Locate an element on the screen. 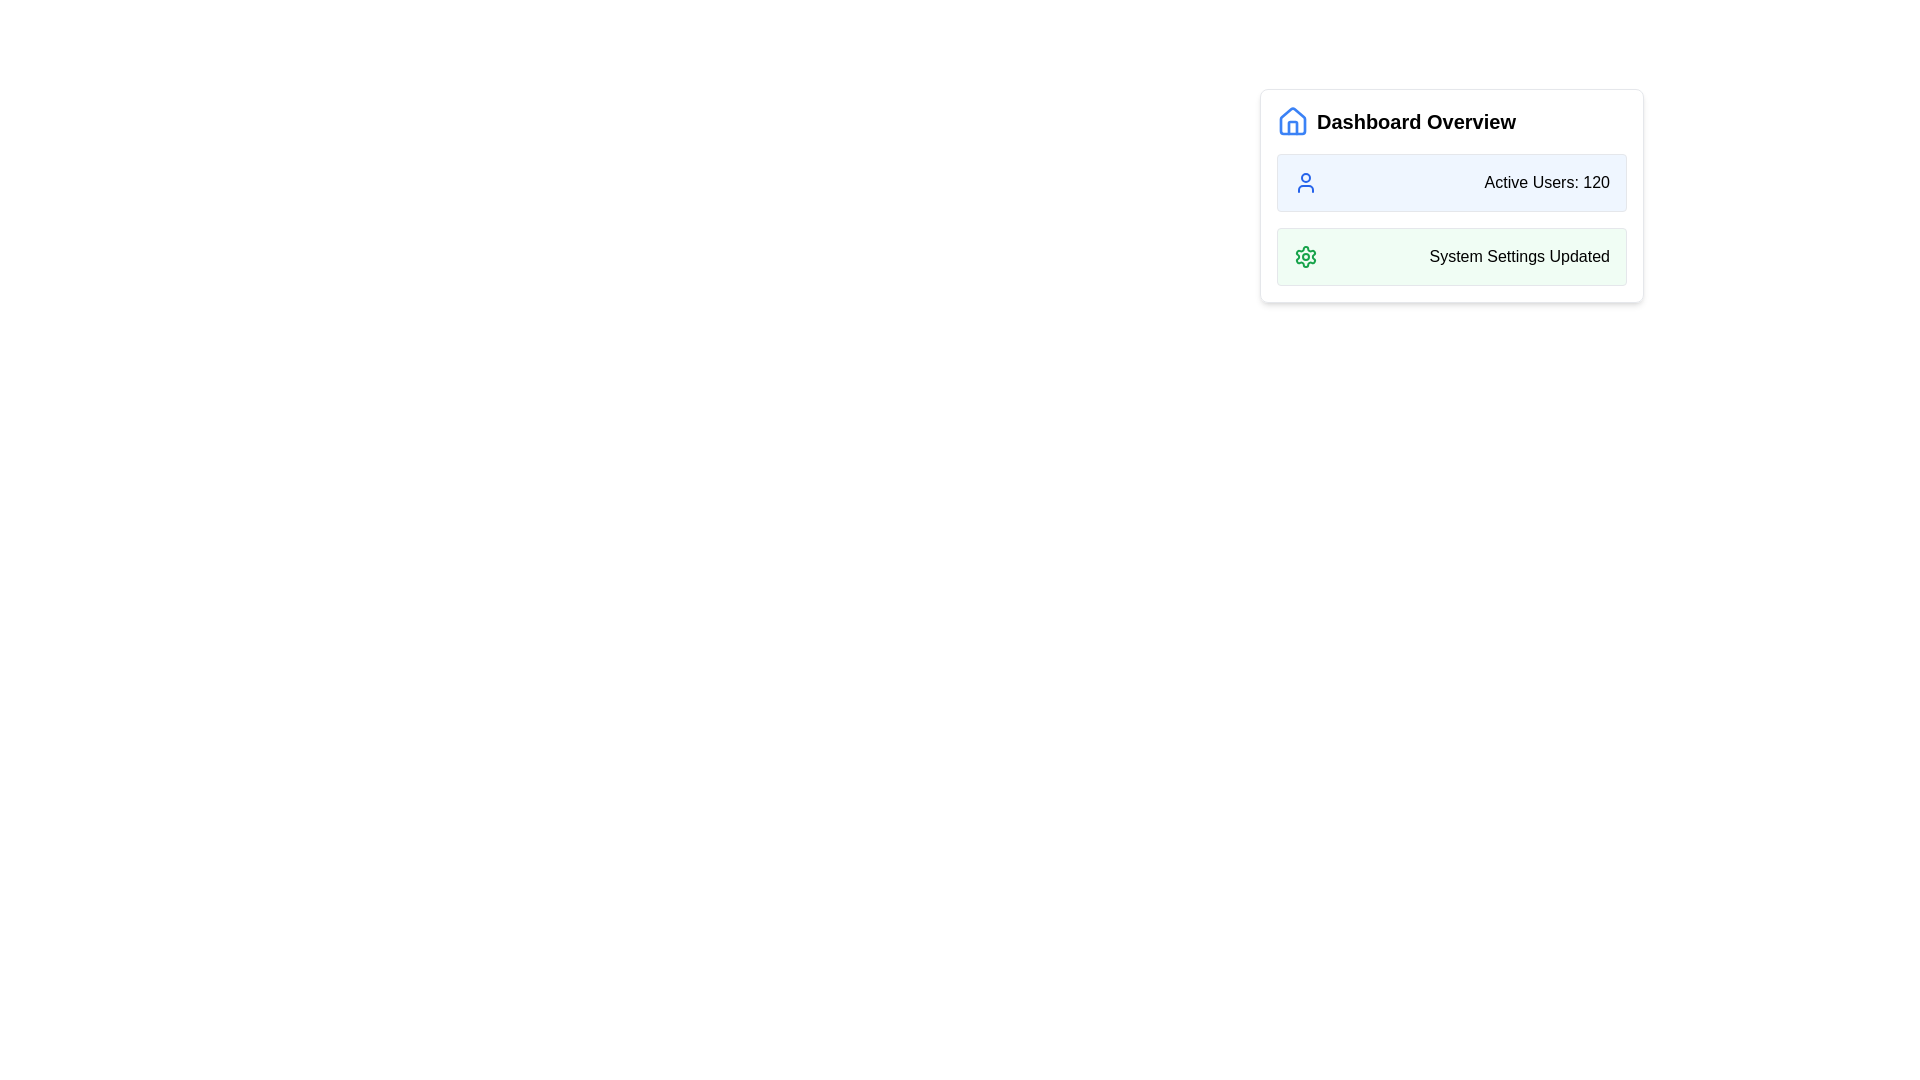  the settings icon located in the upper-left corner of the green notification box that contains the text 'System Settings Updated' is located at coordinates (1305, 256).